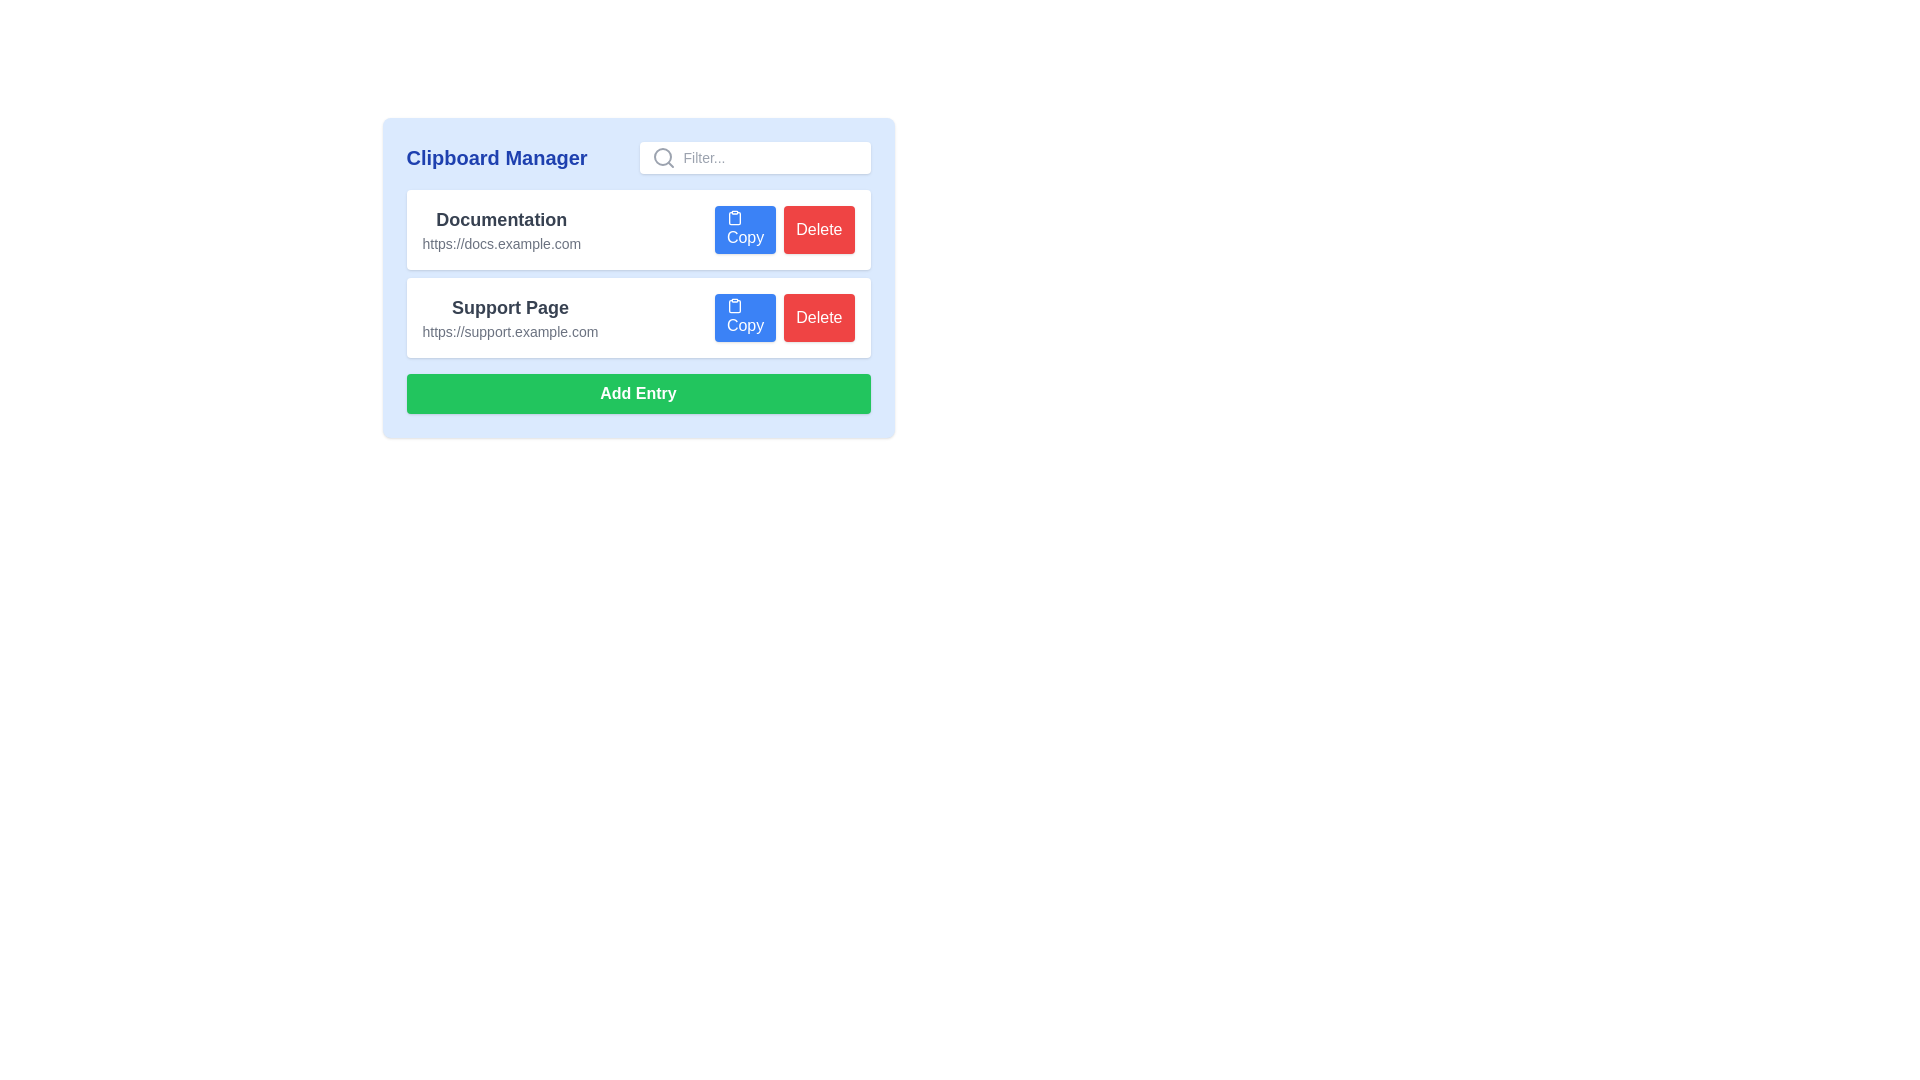  I want to click on the text display group that shows the reference to a support page, located centrally, so click(510, 316).